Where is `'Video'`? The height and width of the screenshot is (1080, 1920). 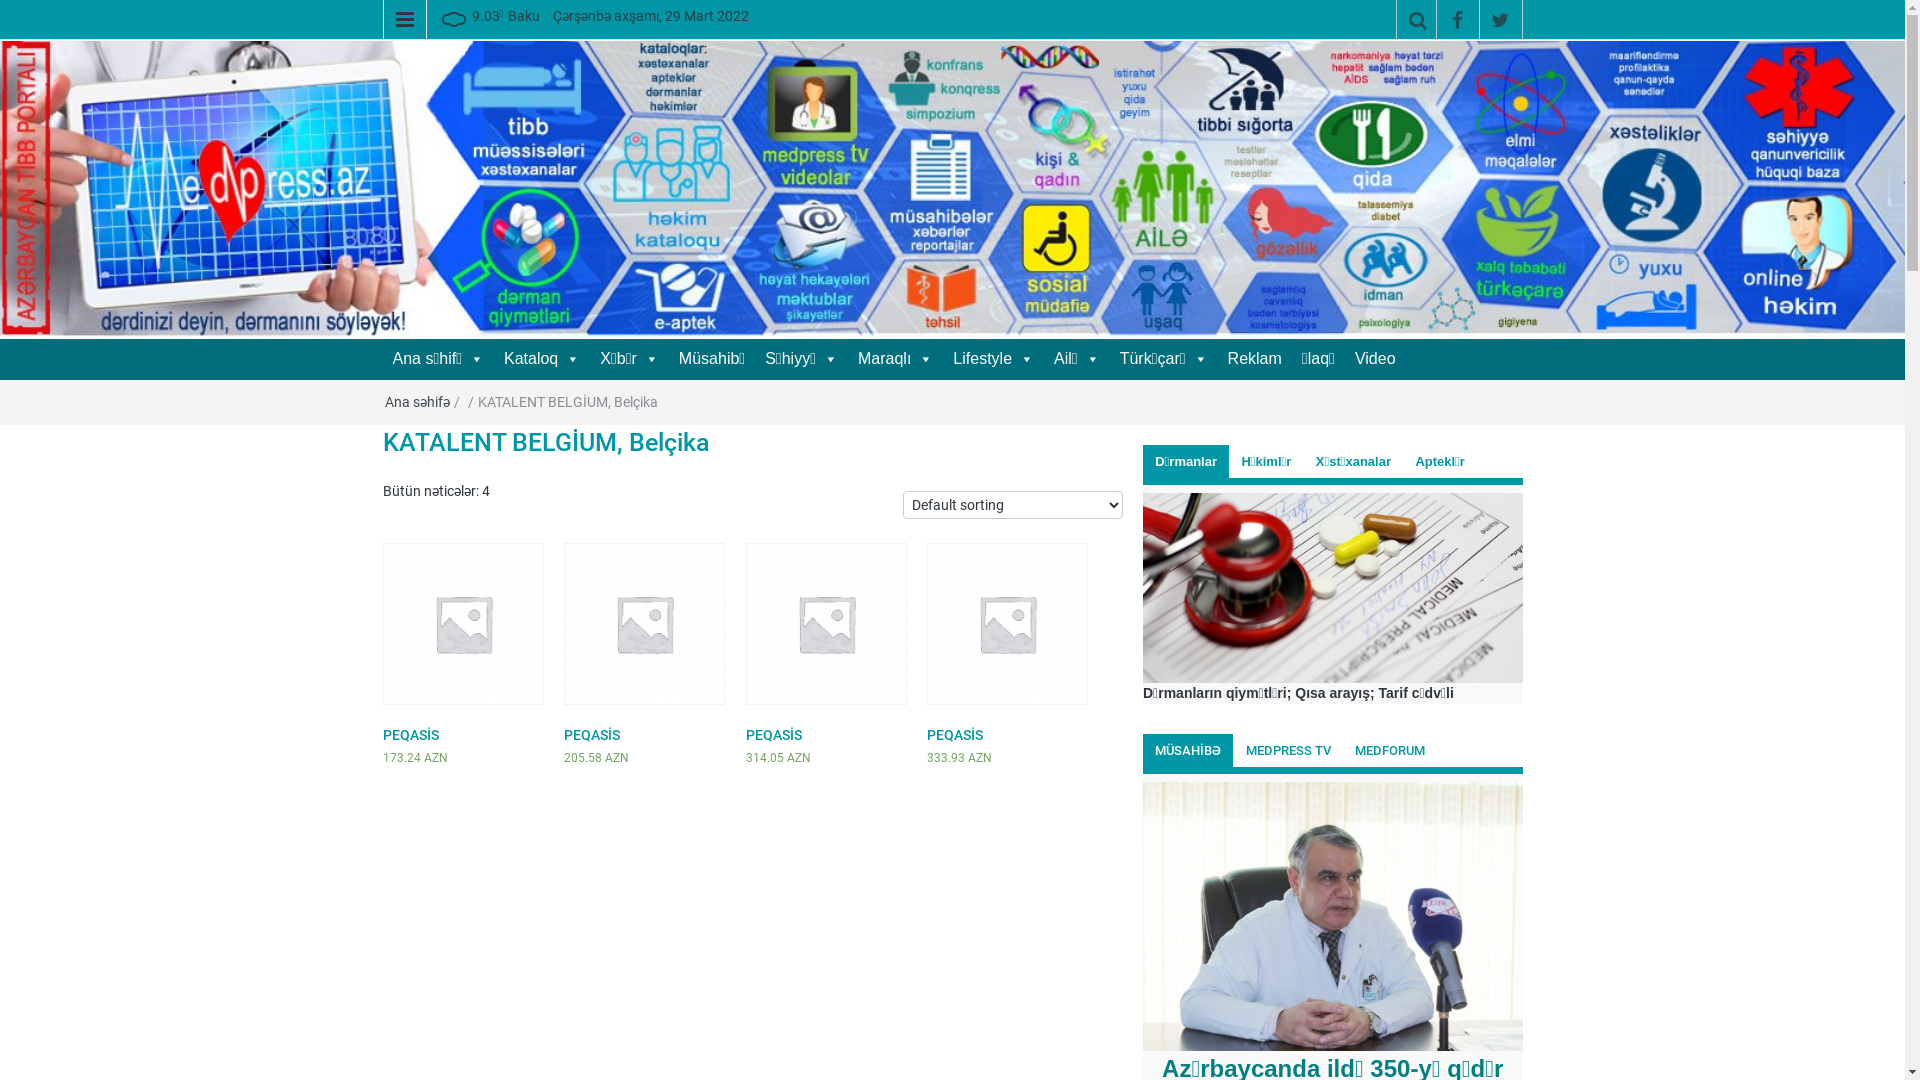 'Video' is located at coordinates (1374, 357).